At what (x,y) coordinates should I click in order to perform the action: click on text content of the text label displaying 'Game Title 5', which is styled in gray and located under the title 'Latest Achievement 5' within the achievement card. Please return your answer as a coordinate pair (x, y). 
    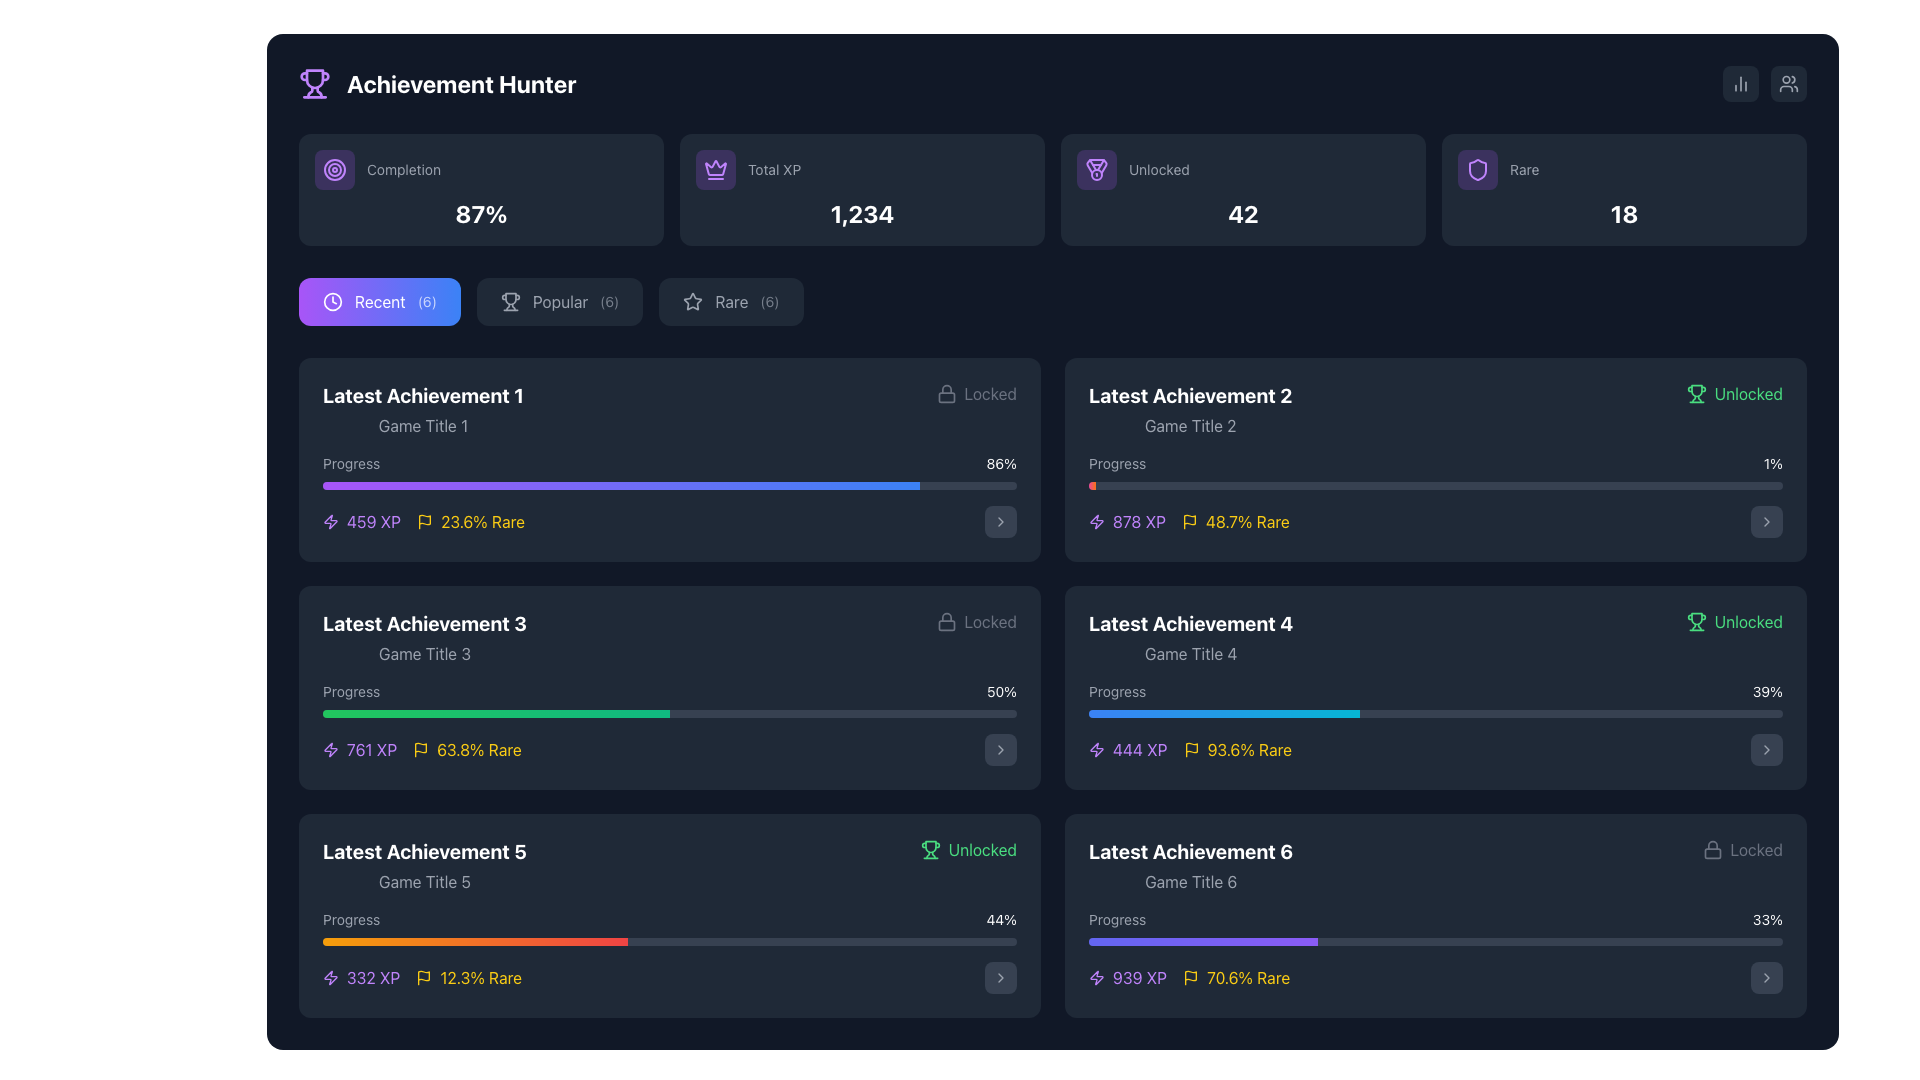
    Looking at the image, I should click on (423, 881).